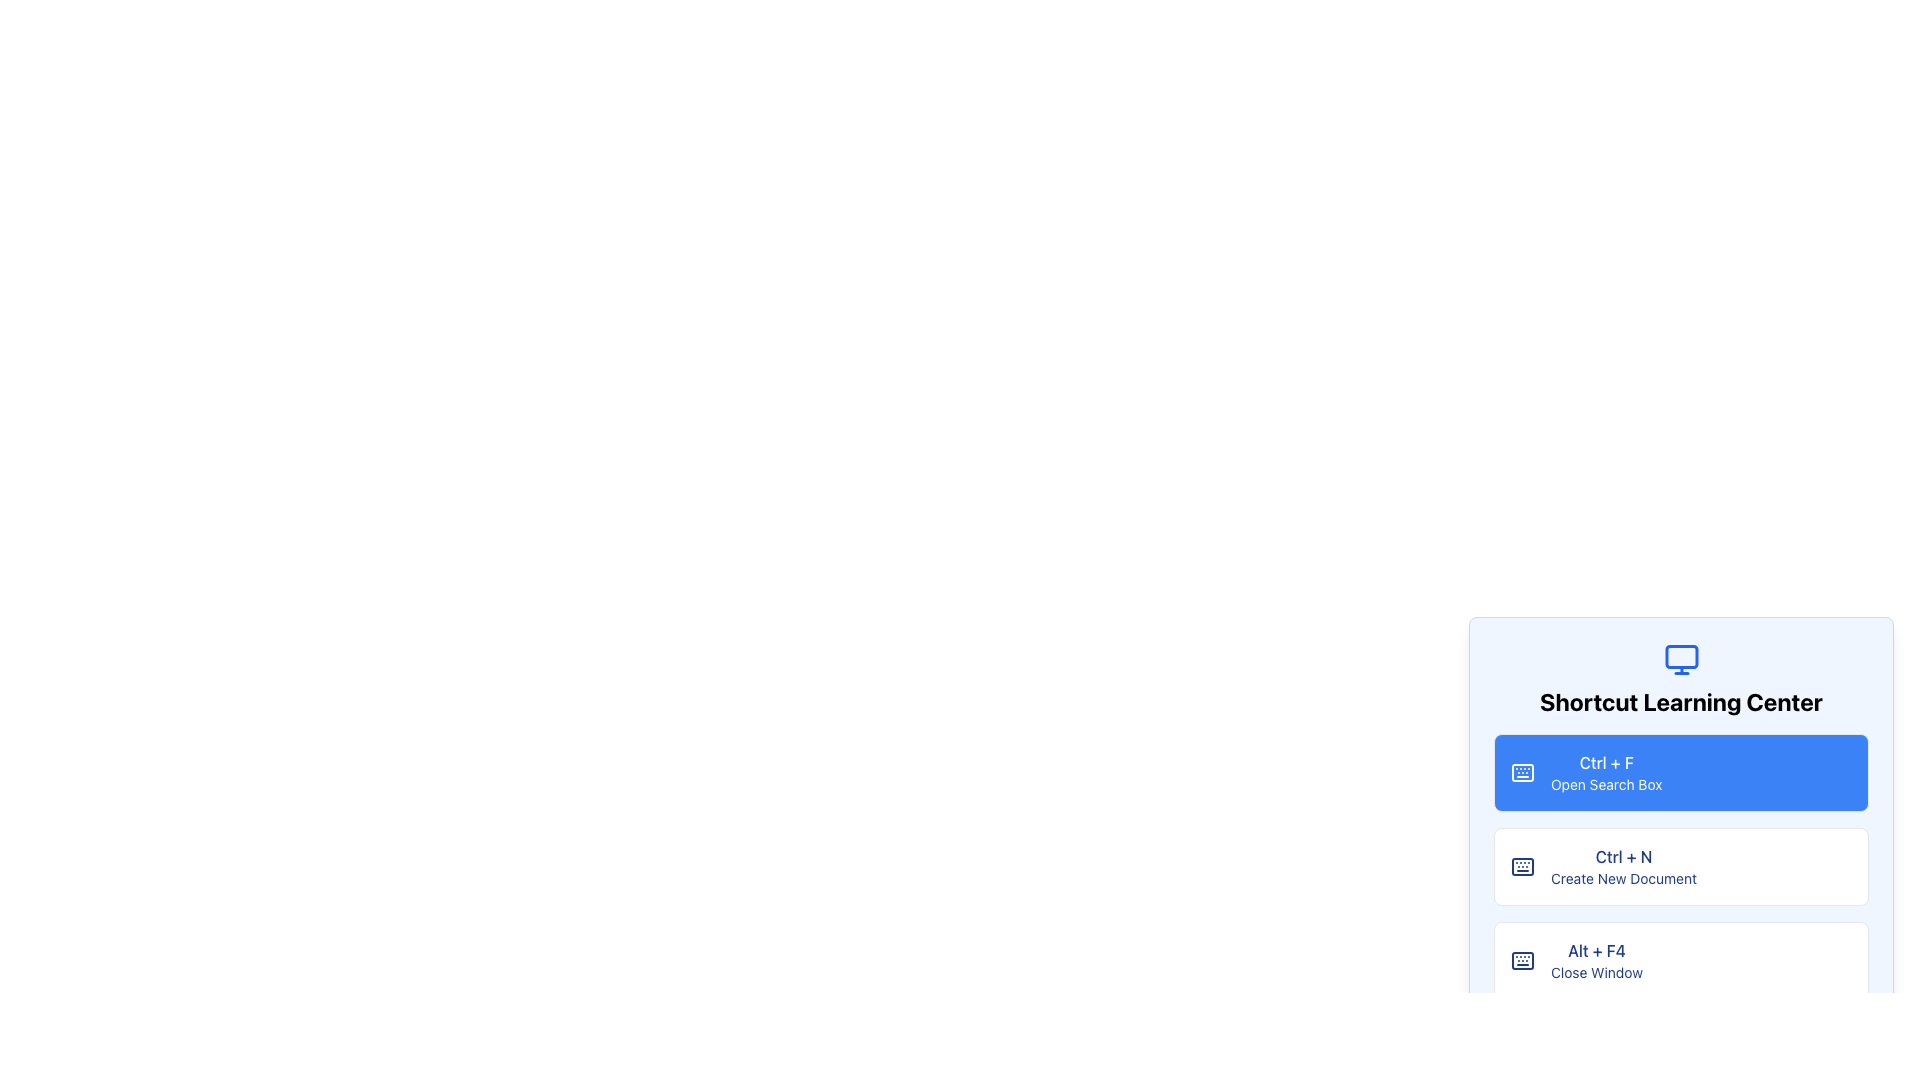  Describe the element at coordinates (1680, 866) in the screenshot. I see `the second Informational Card in the Shortcut Learning Center for keyboard navigation` at that location.